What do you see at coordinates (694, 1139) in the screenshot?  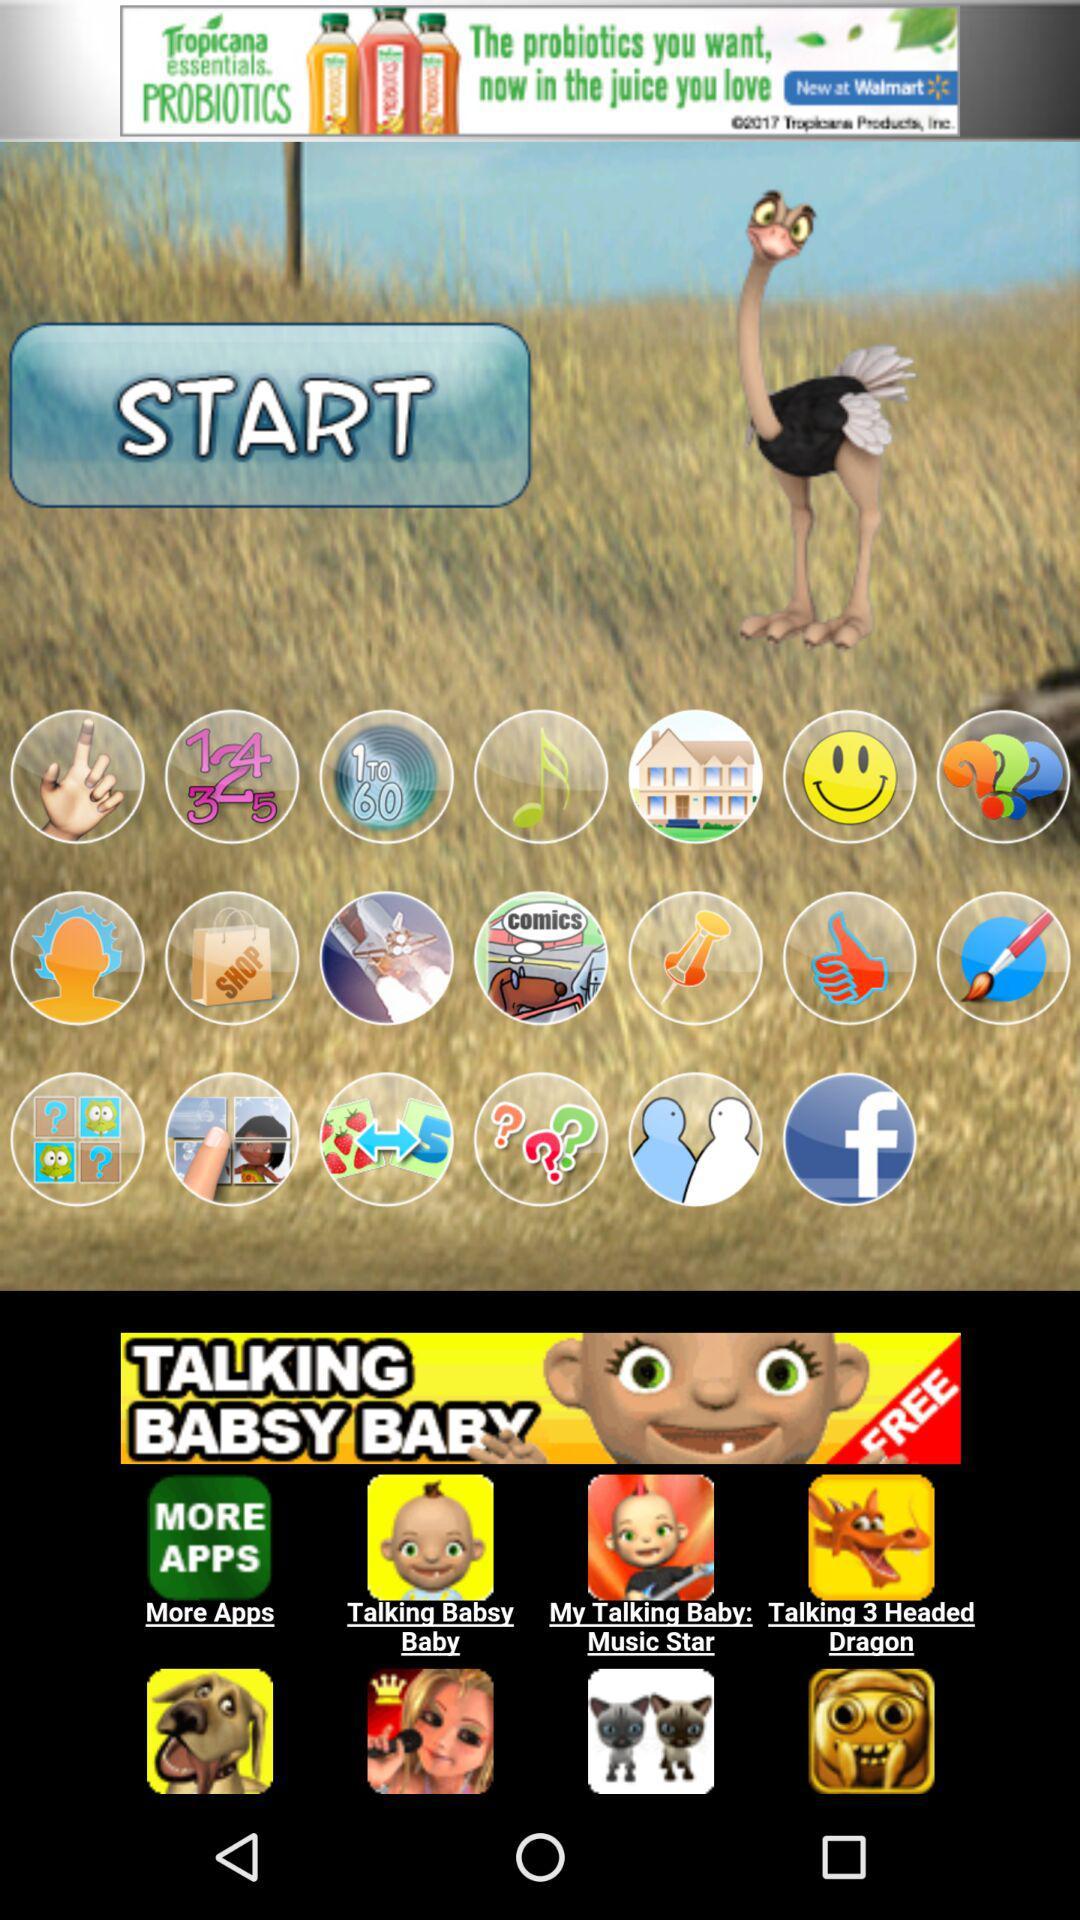 I see `contacts option` at bounding box center [694, 1139].